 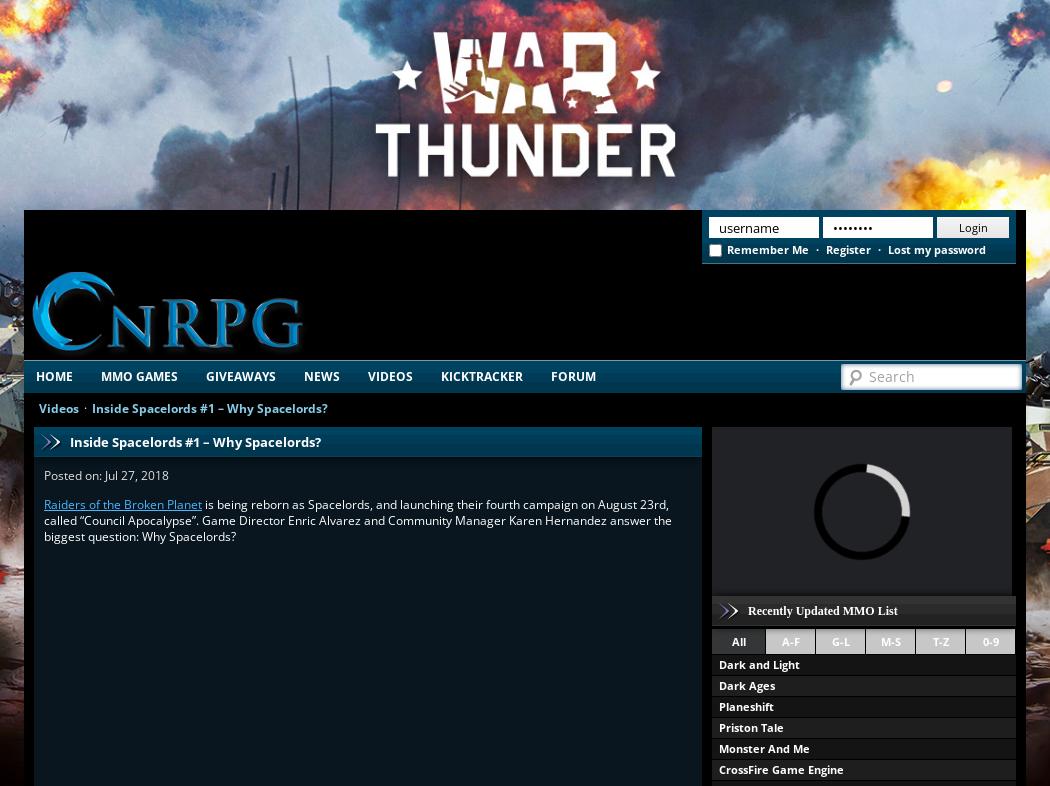 I want to click on 'Home', so click(x=53, y=376).